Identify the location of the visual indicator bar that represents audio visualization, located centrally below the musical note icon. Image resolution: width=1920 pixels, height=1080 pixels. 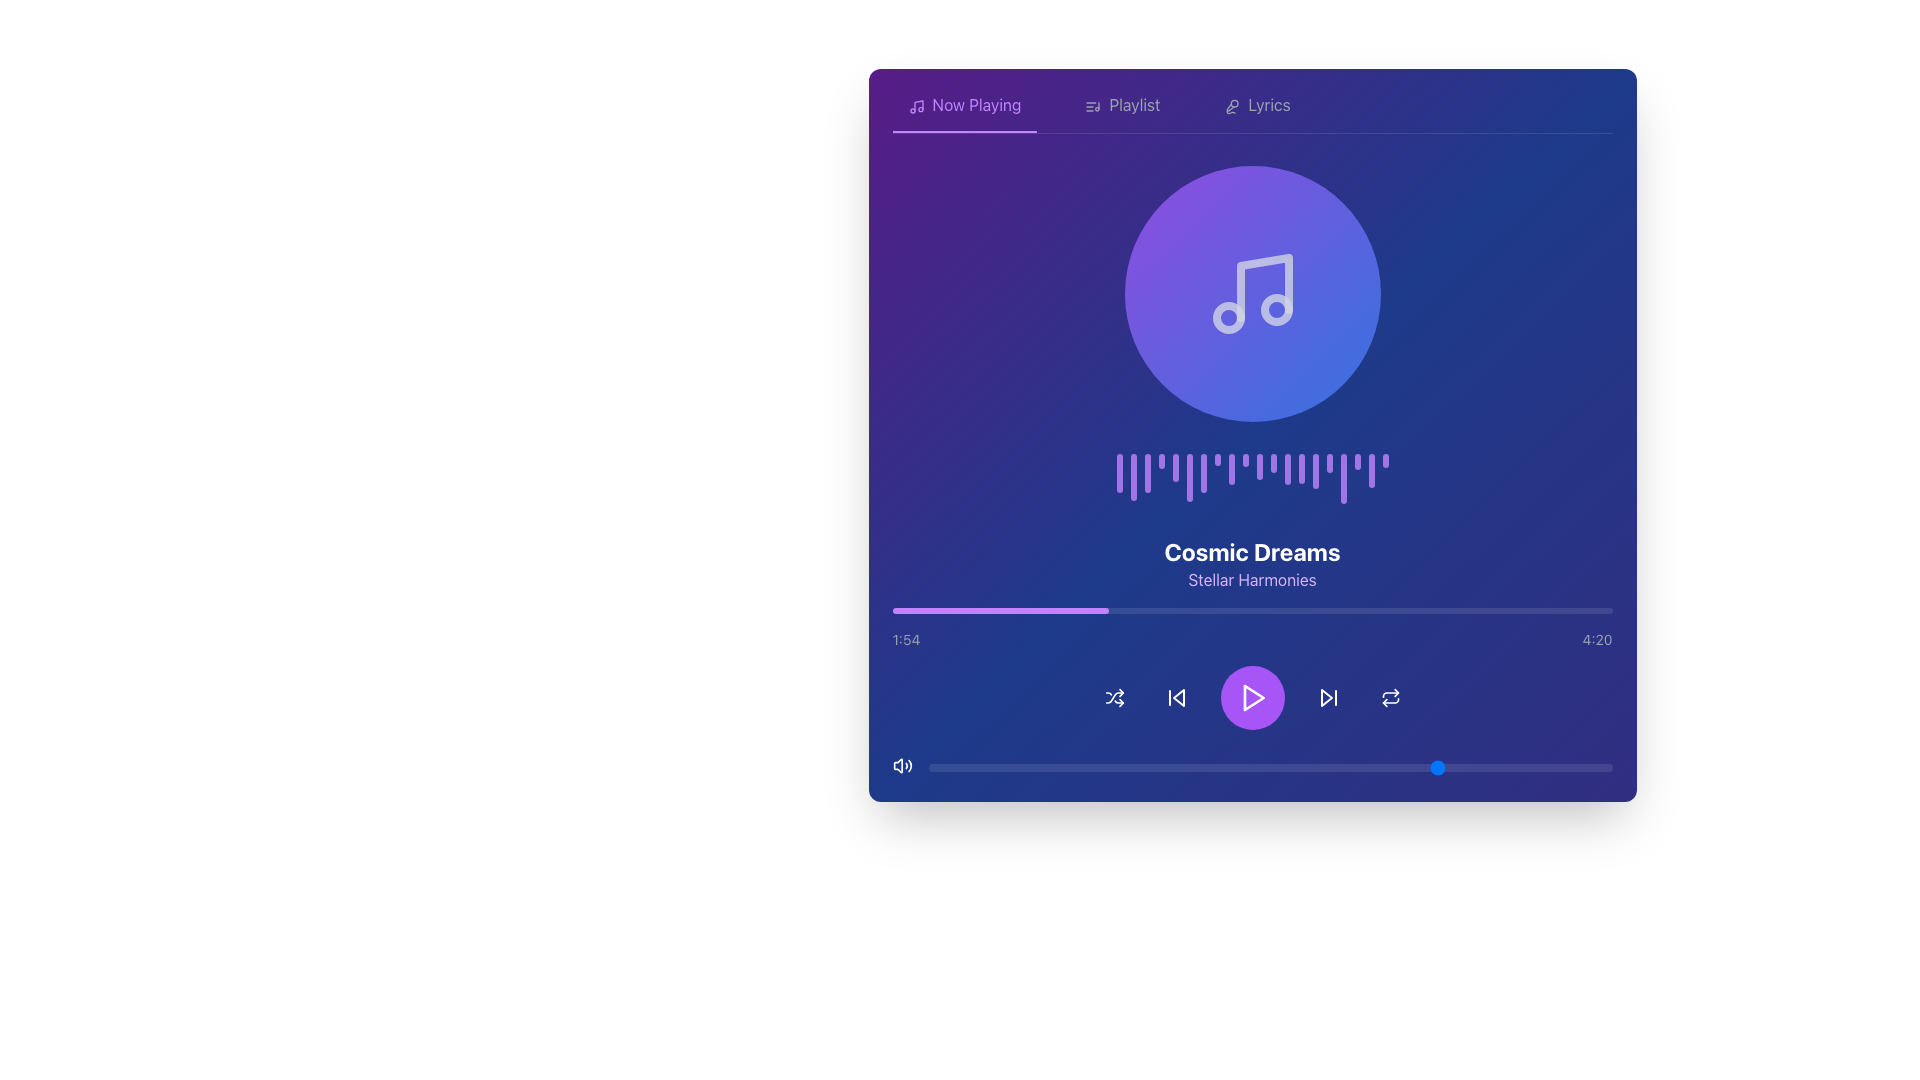
(1147, 473).